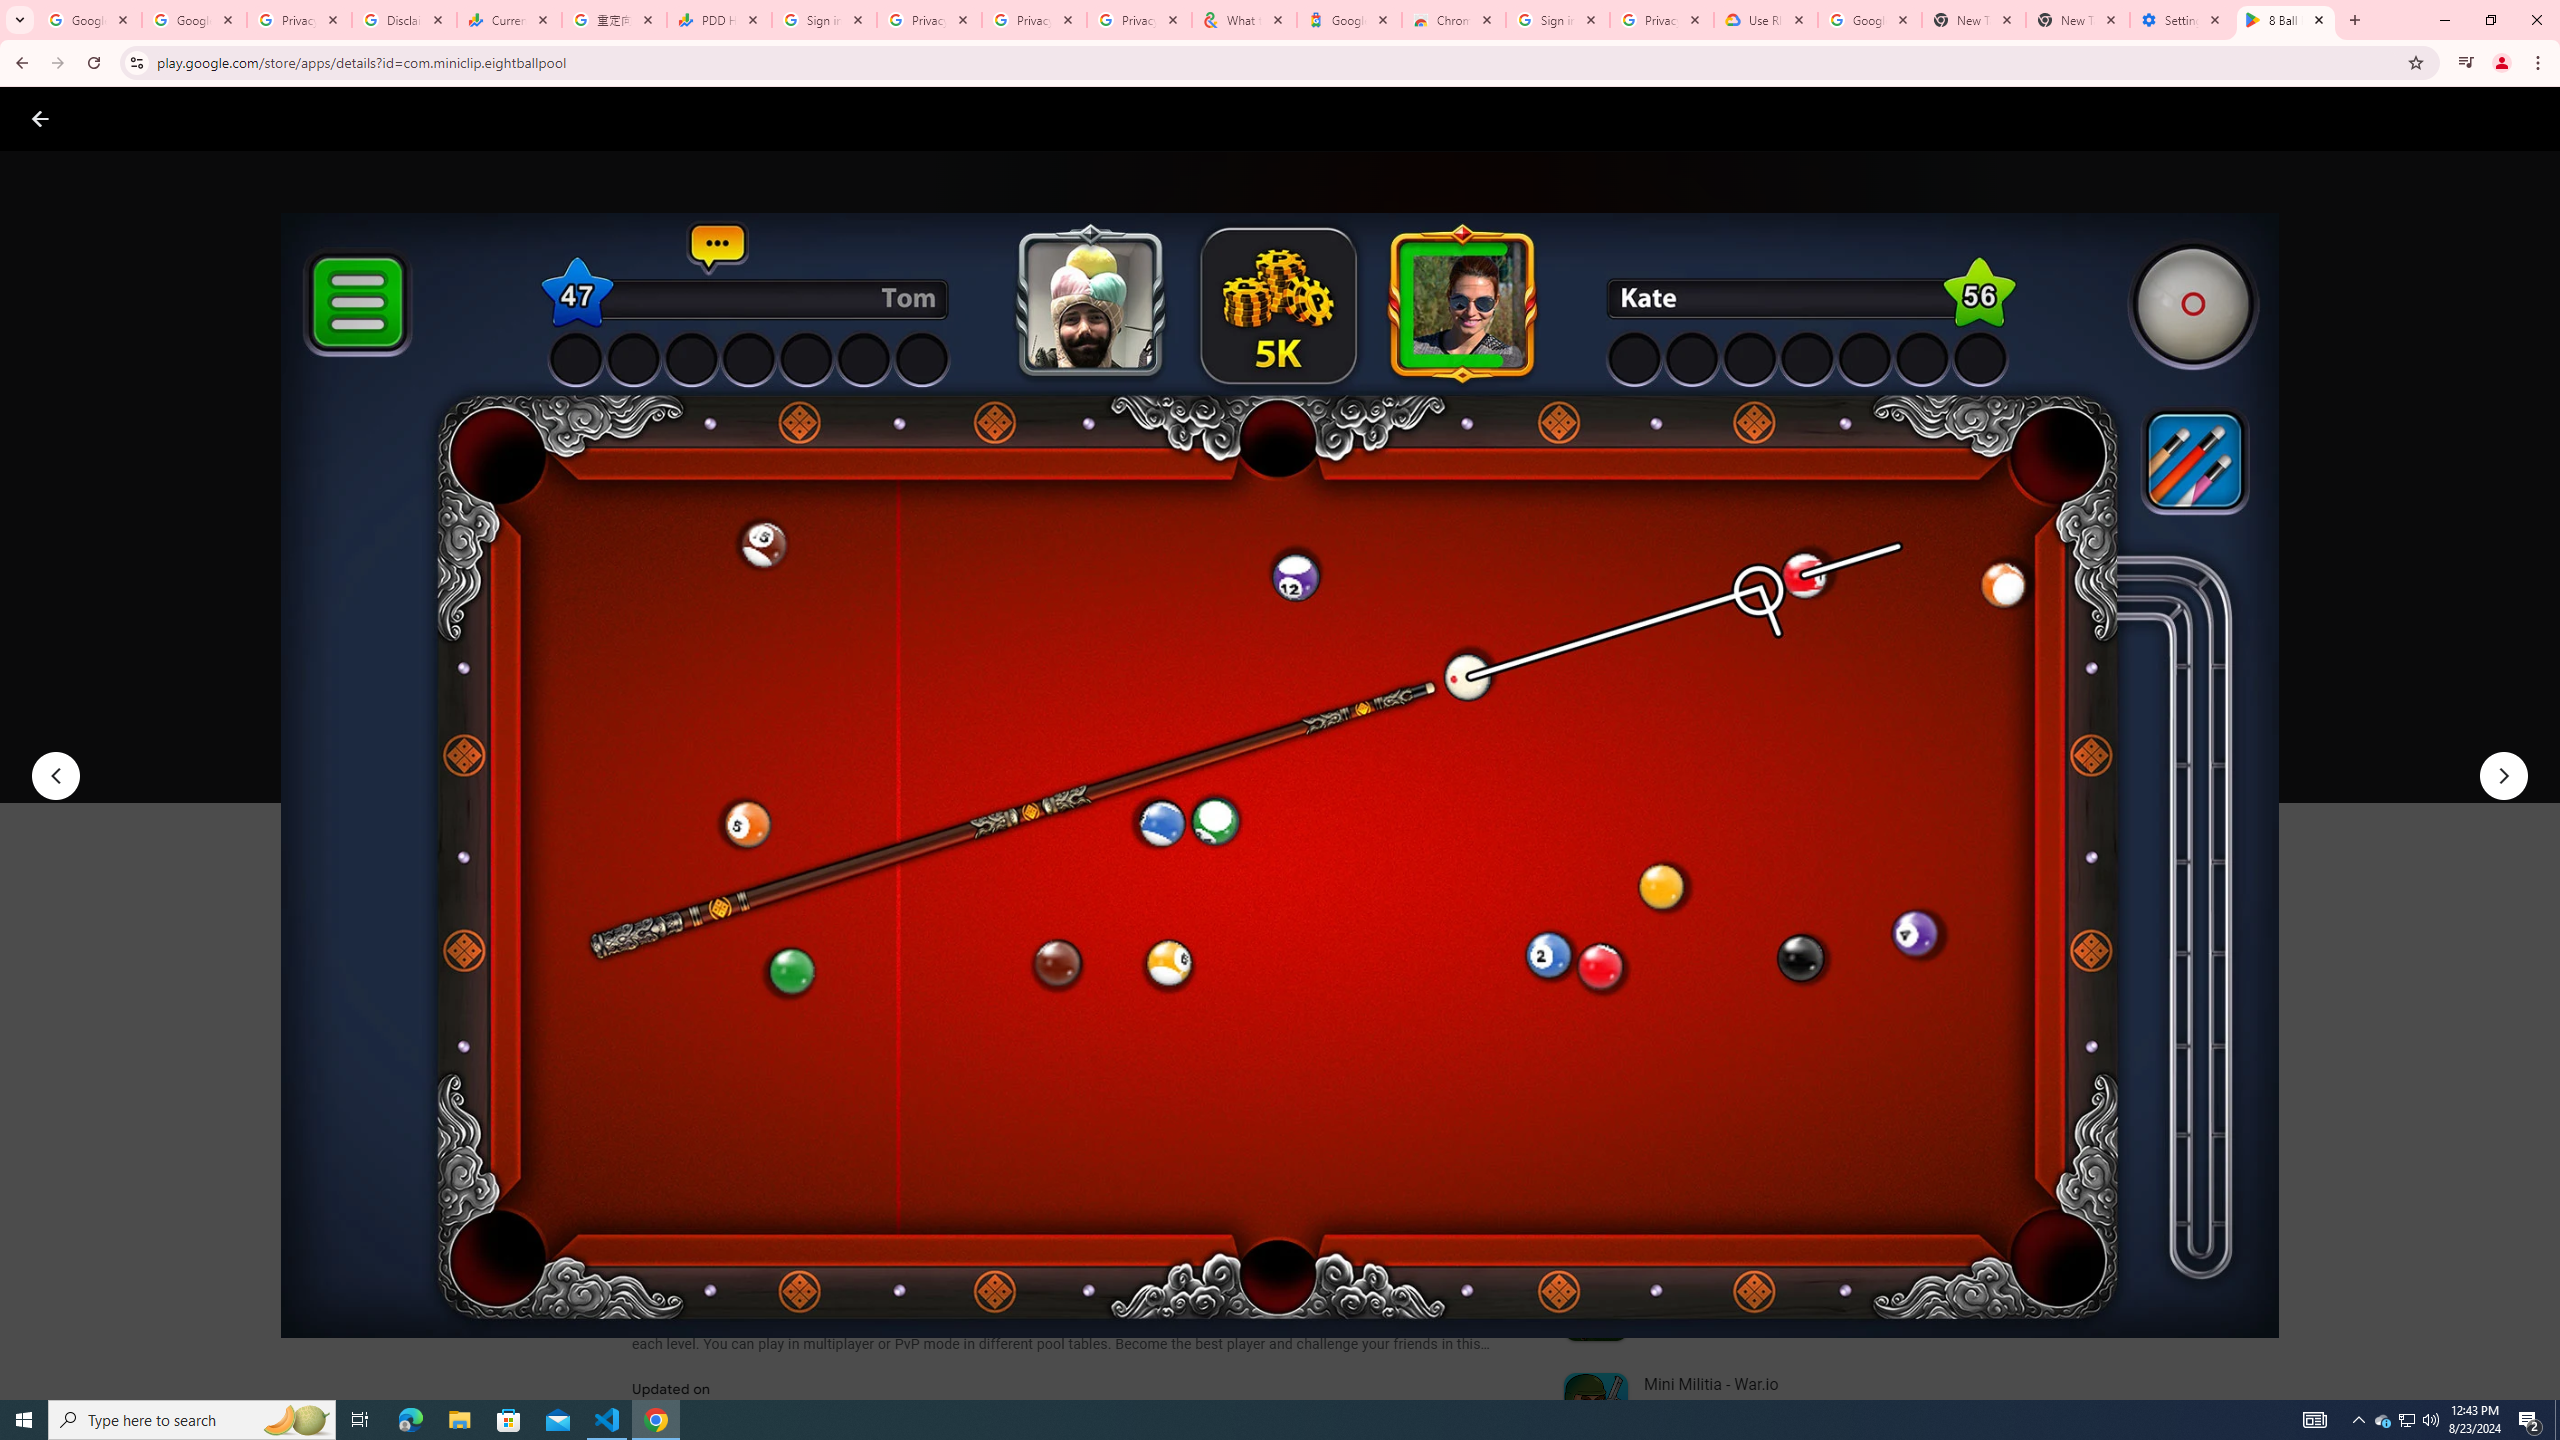  I want to click on 'Privacy Checkup', so click(1034, 19).